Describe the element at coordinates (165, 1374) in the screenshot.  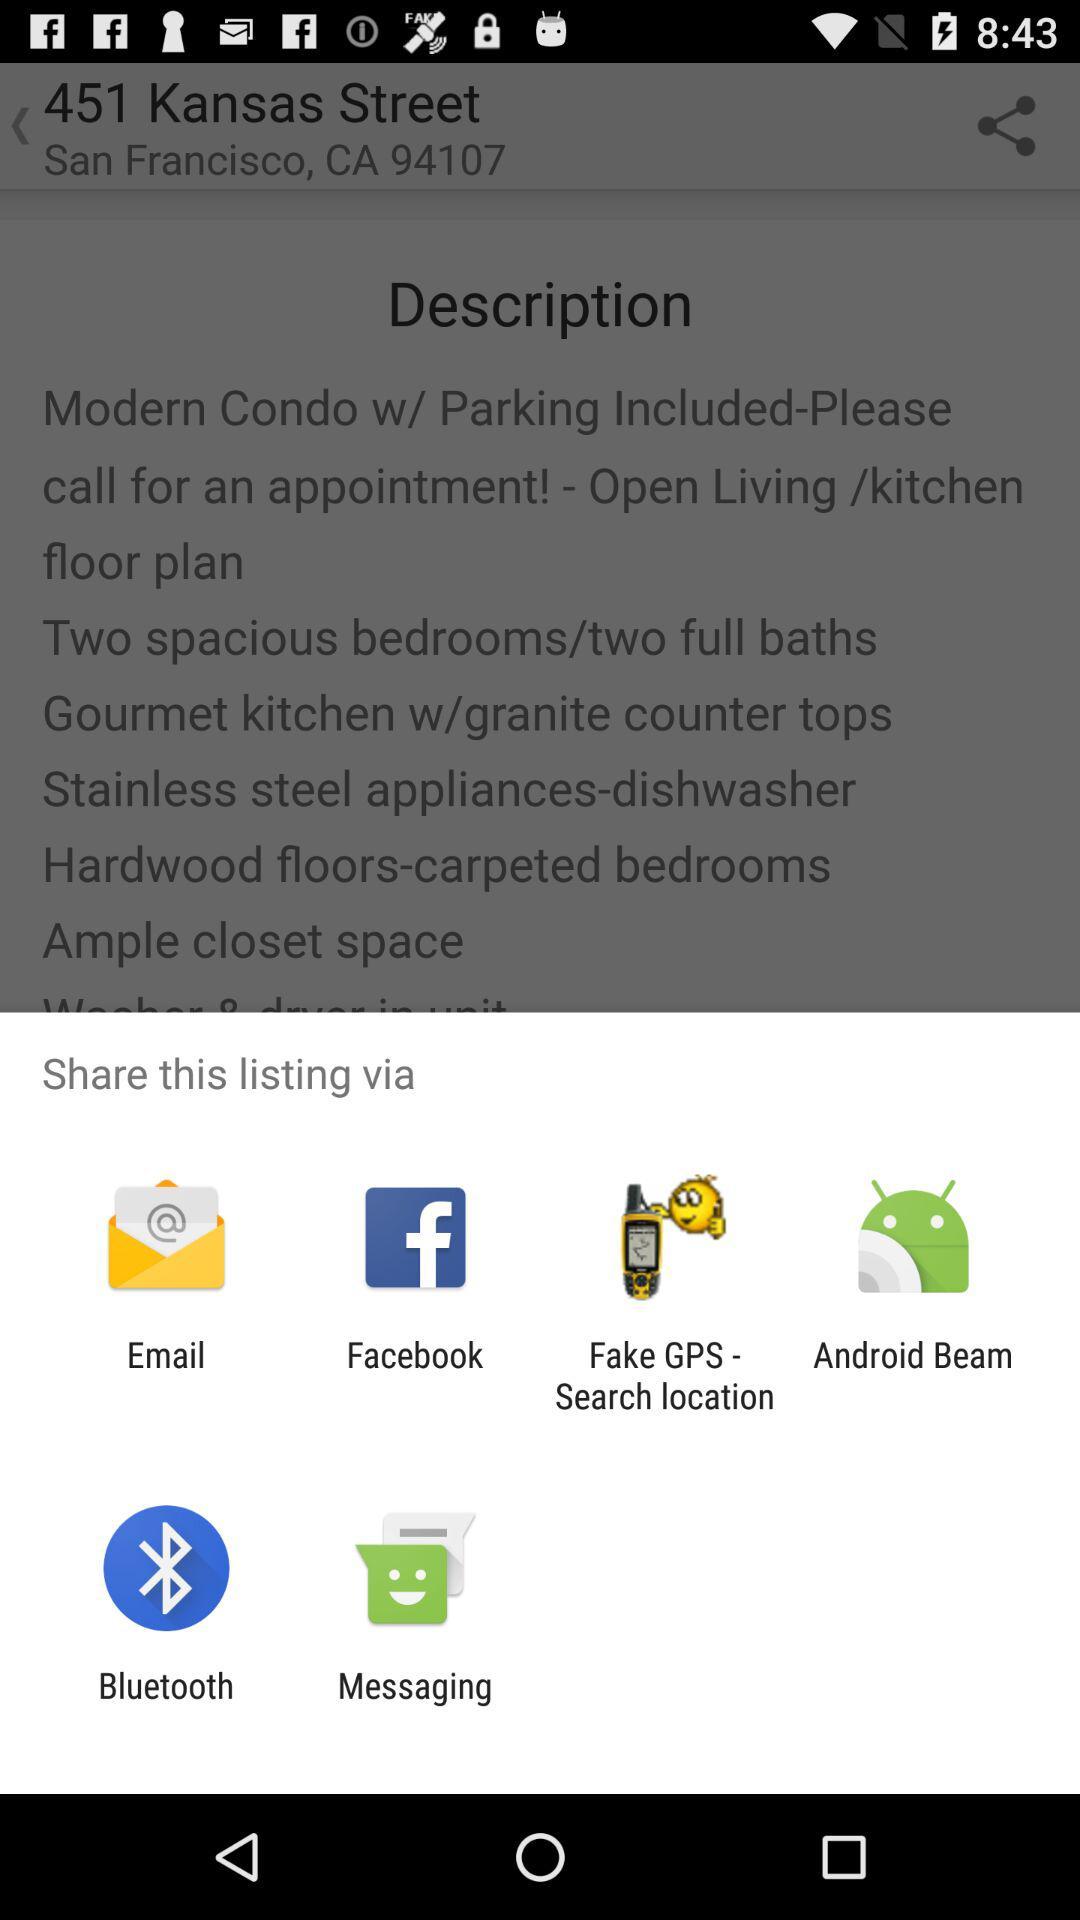
I see `email item` at that location.